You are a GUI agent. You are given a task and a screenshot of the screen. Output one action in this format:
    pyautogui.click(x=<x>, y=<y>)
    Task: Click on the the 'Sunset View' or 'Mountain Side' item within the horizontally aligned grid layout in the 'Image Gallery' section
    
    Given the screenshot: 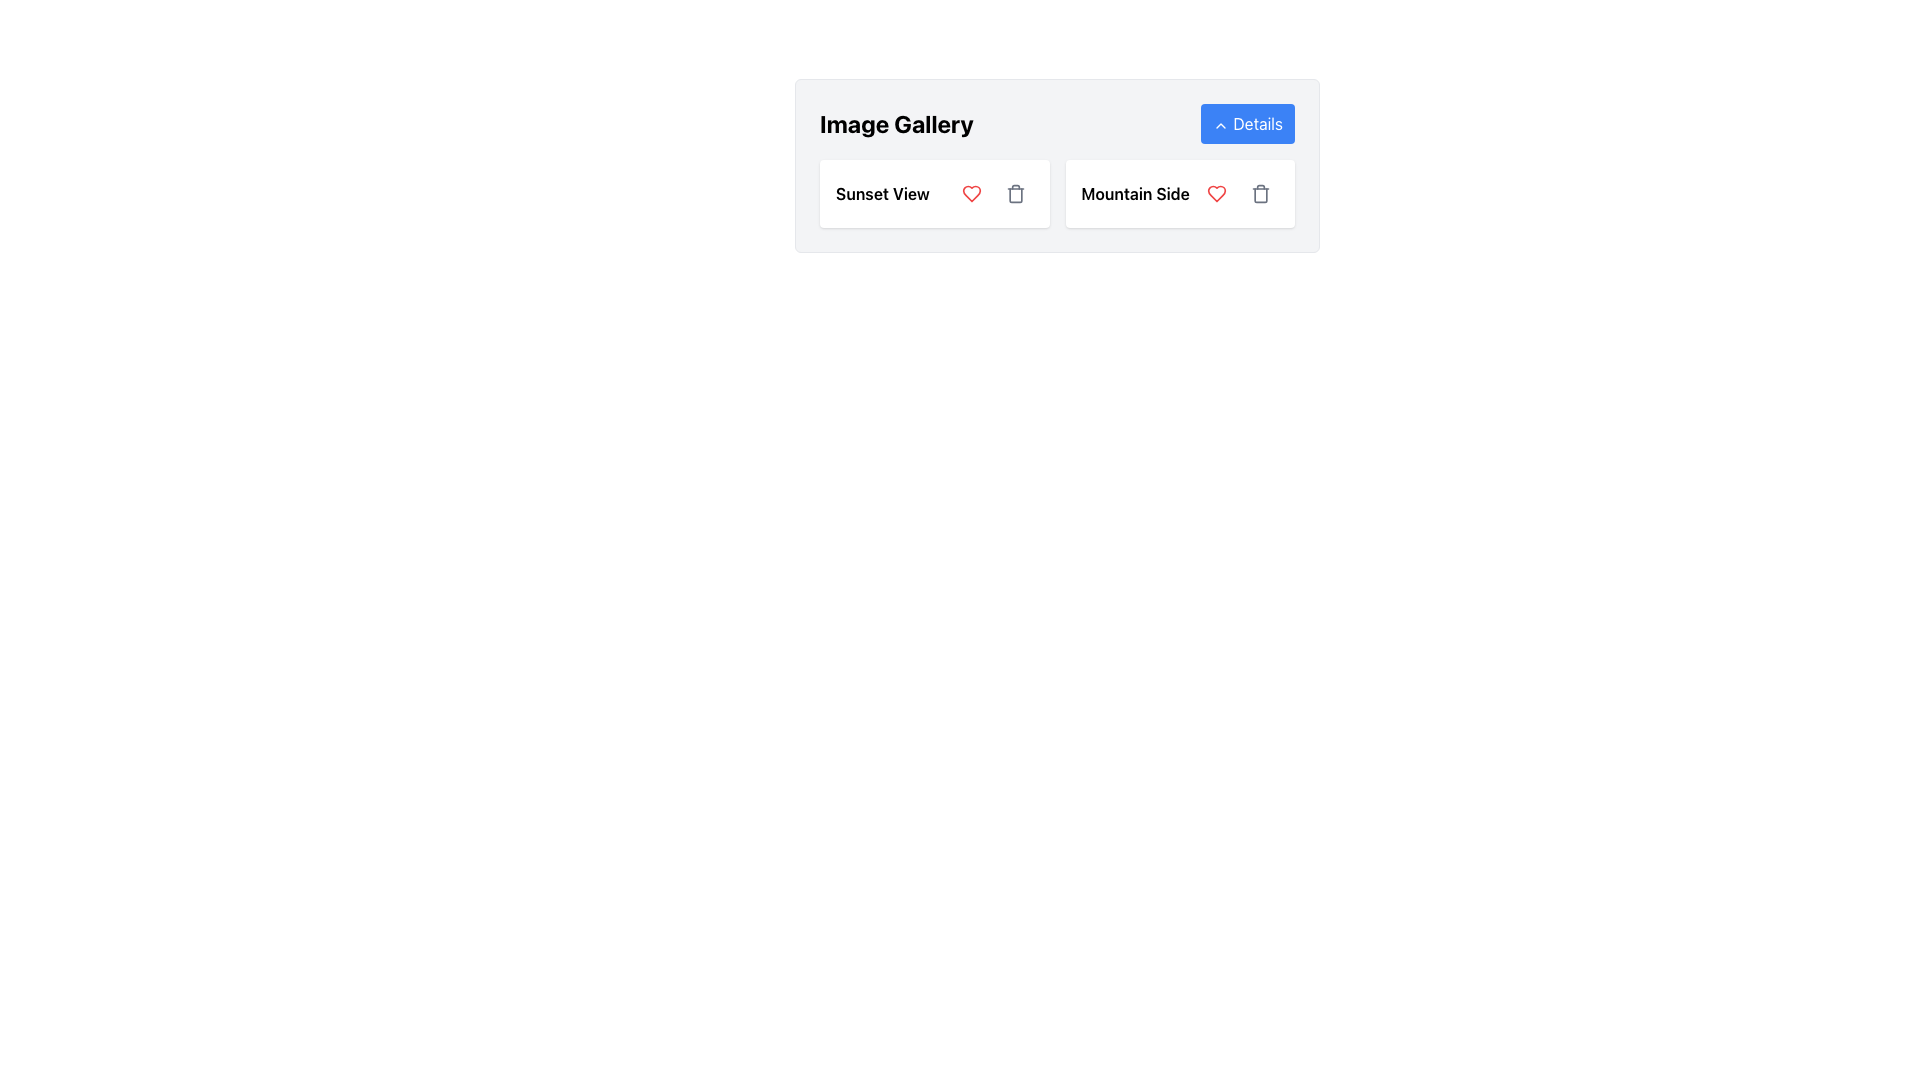 What is the action you would take?
    pyautogui.click(x=1056, y=193)
    